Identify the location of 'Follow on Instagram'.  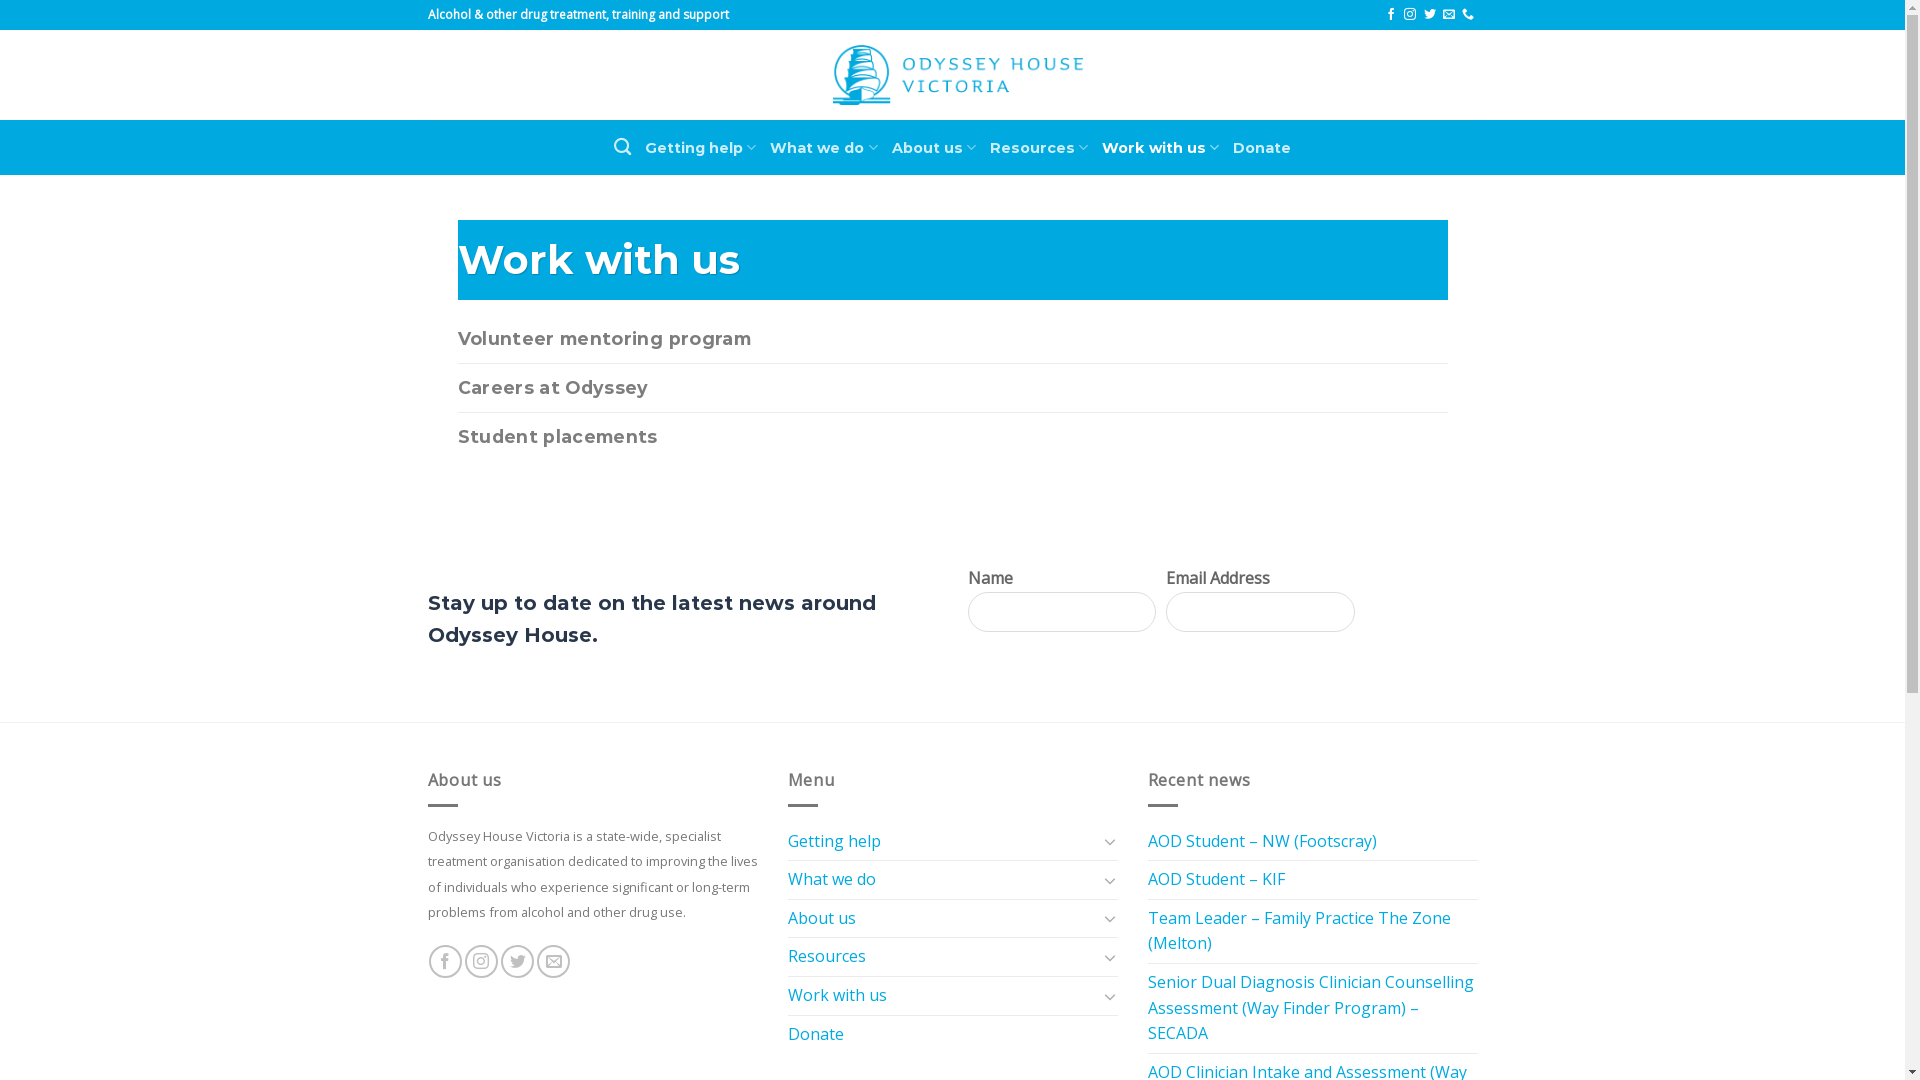
(1409, 15).